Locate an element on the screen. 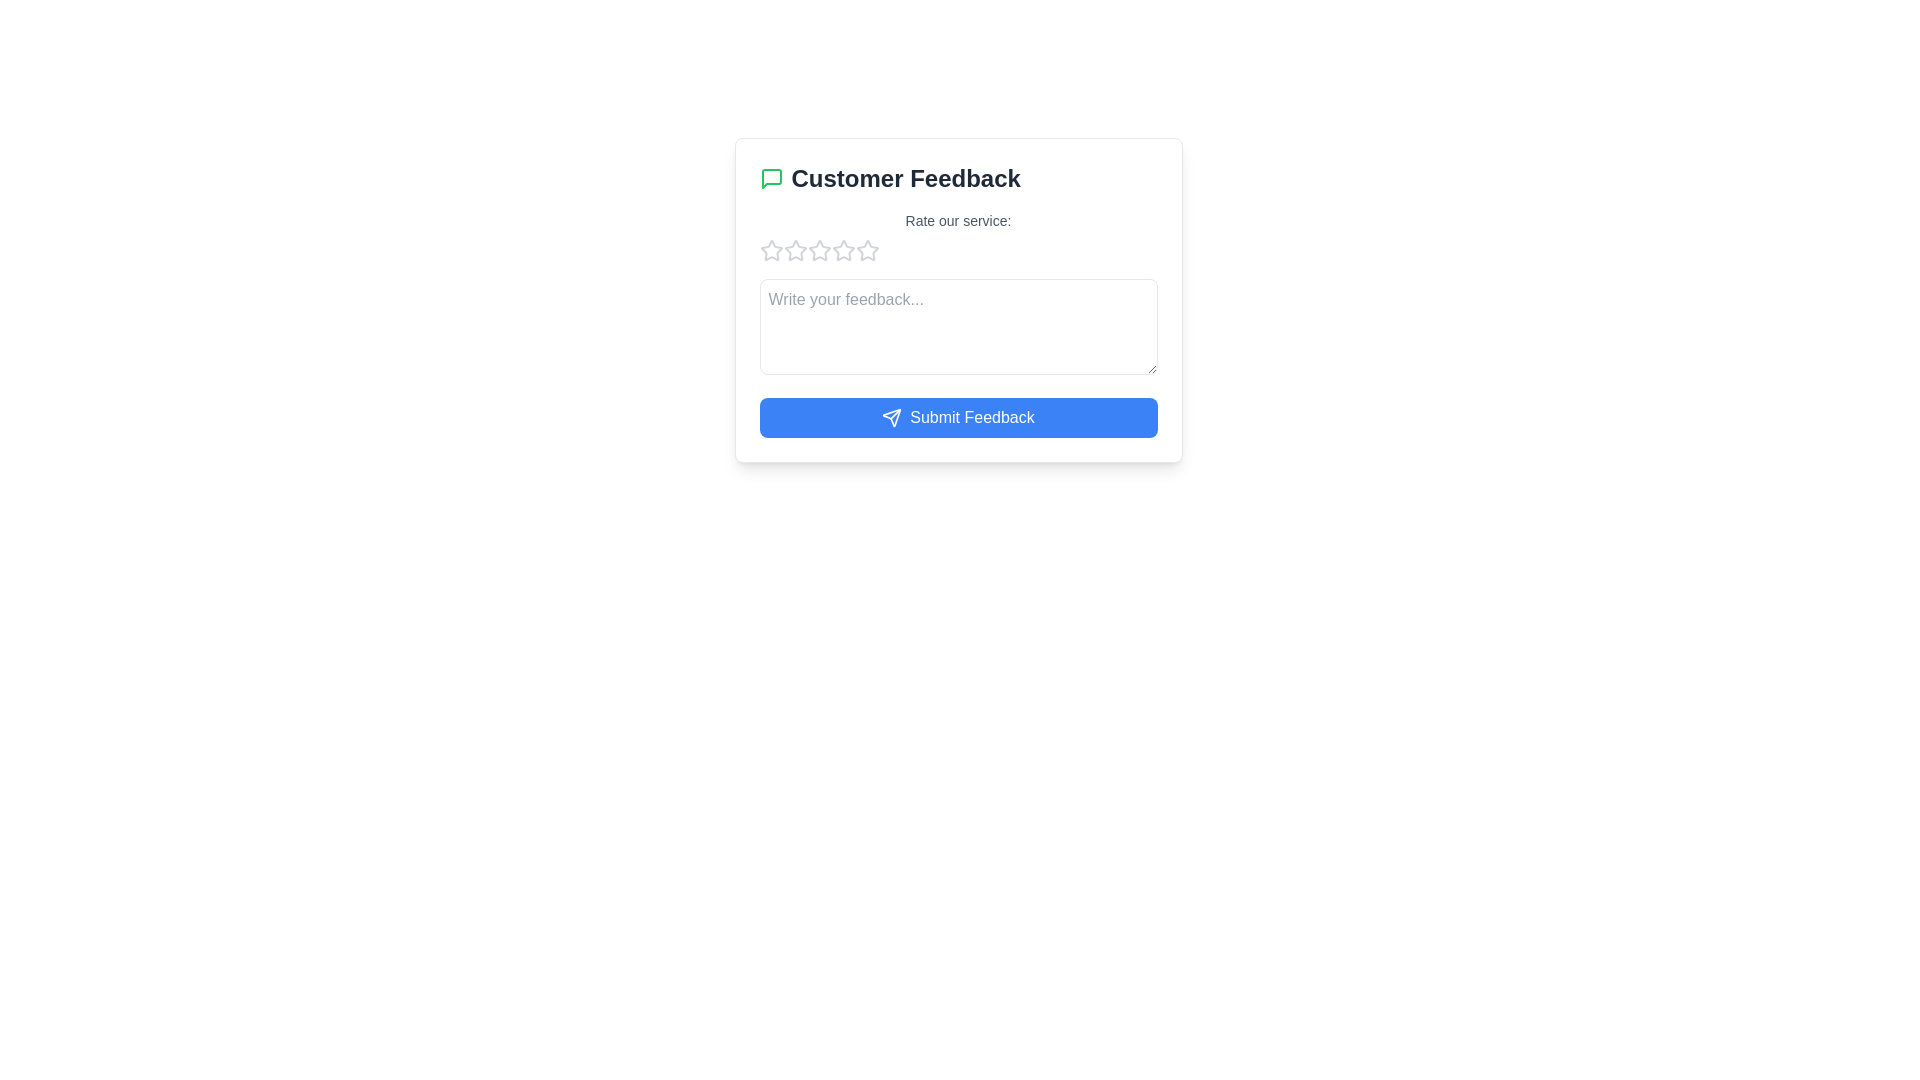 Image resolution: width=1920 pixels, height=1080 pixels. the speech bubble icon styled in green is located at coordinates (770, 177).